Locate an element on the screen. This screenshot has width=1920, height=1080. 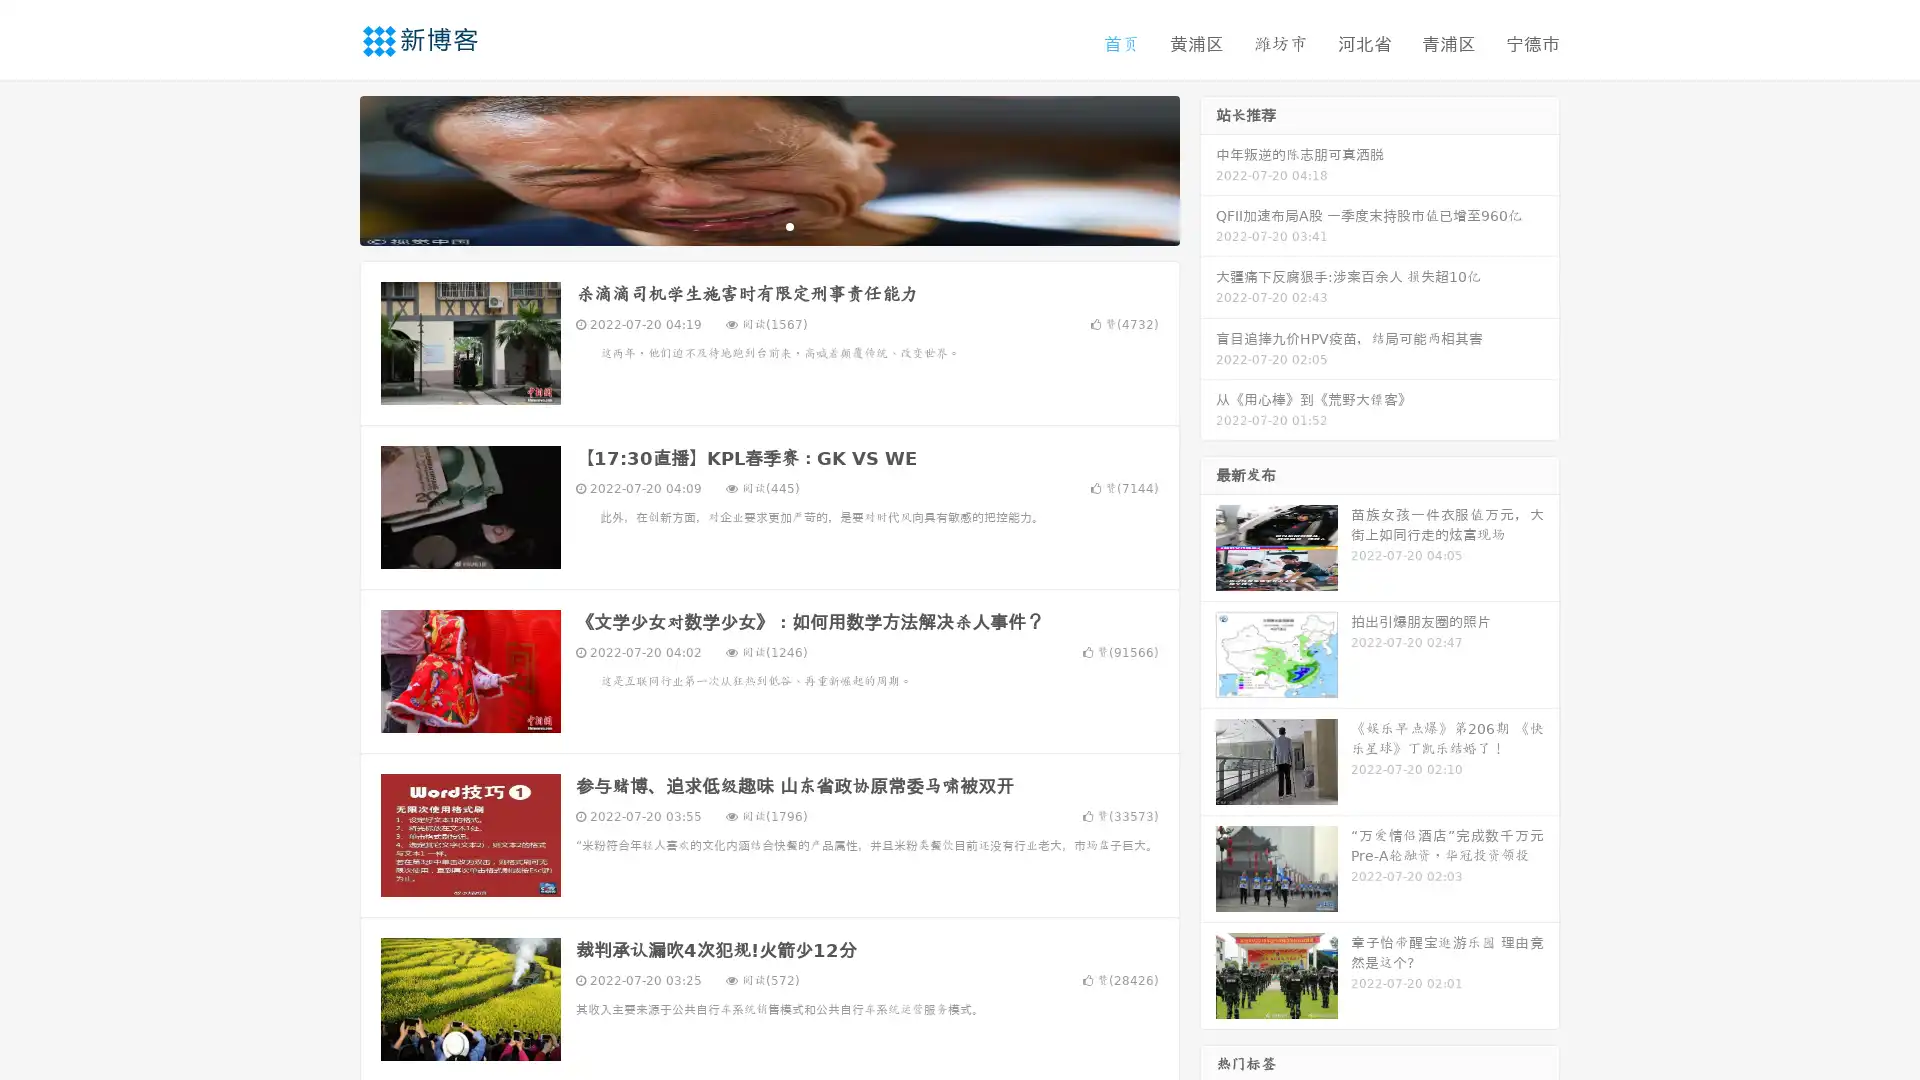
Go to slide 1 is located at coordinates (748, 225).